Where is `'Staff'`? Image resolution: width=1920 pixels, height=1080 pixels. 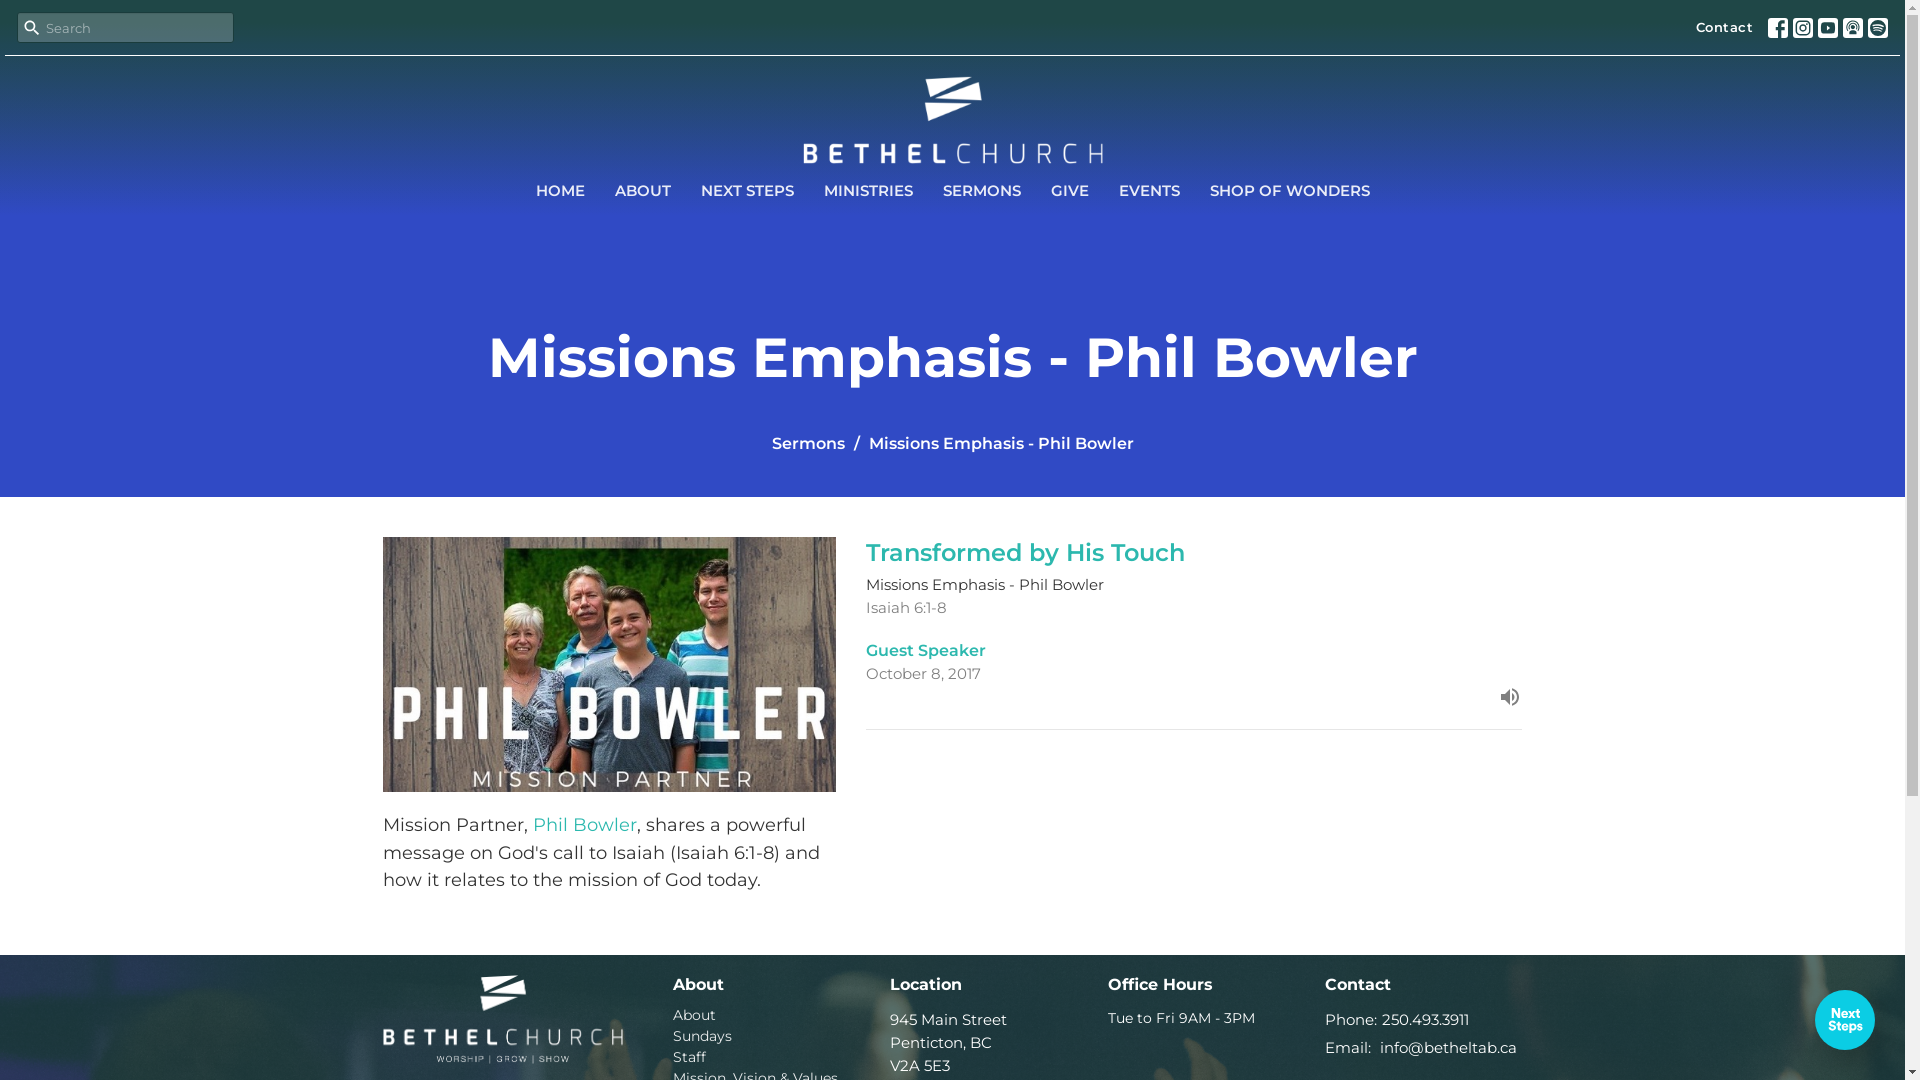
'Staff' is located at coordinates (688, 1055).